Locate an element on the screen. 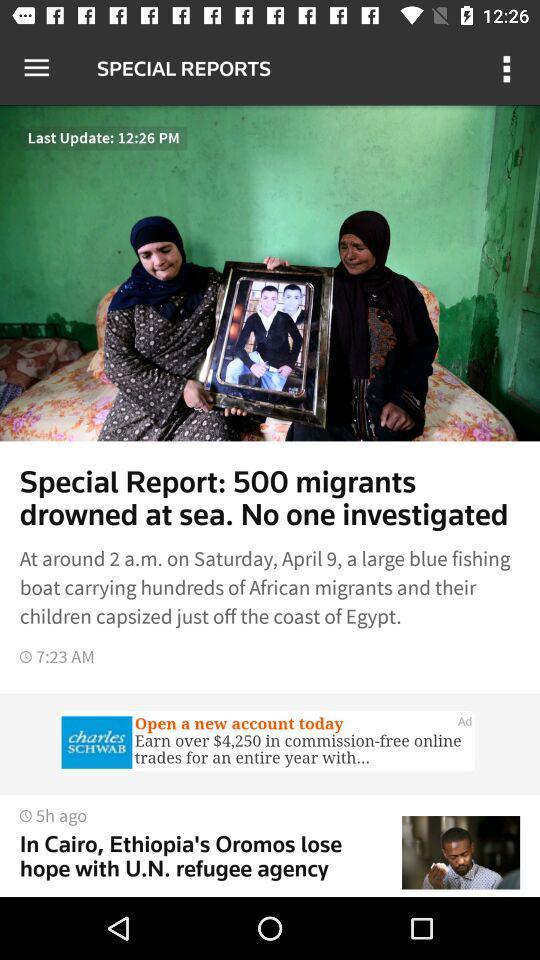  advertisement is located at coordinates (270, 742).